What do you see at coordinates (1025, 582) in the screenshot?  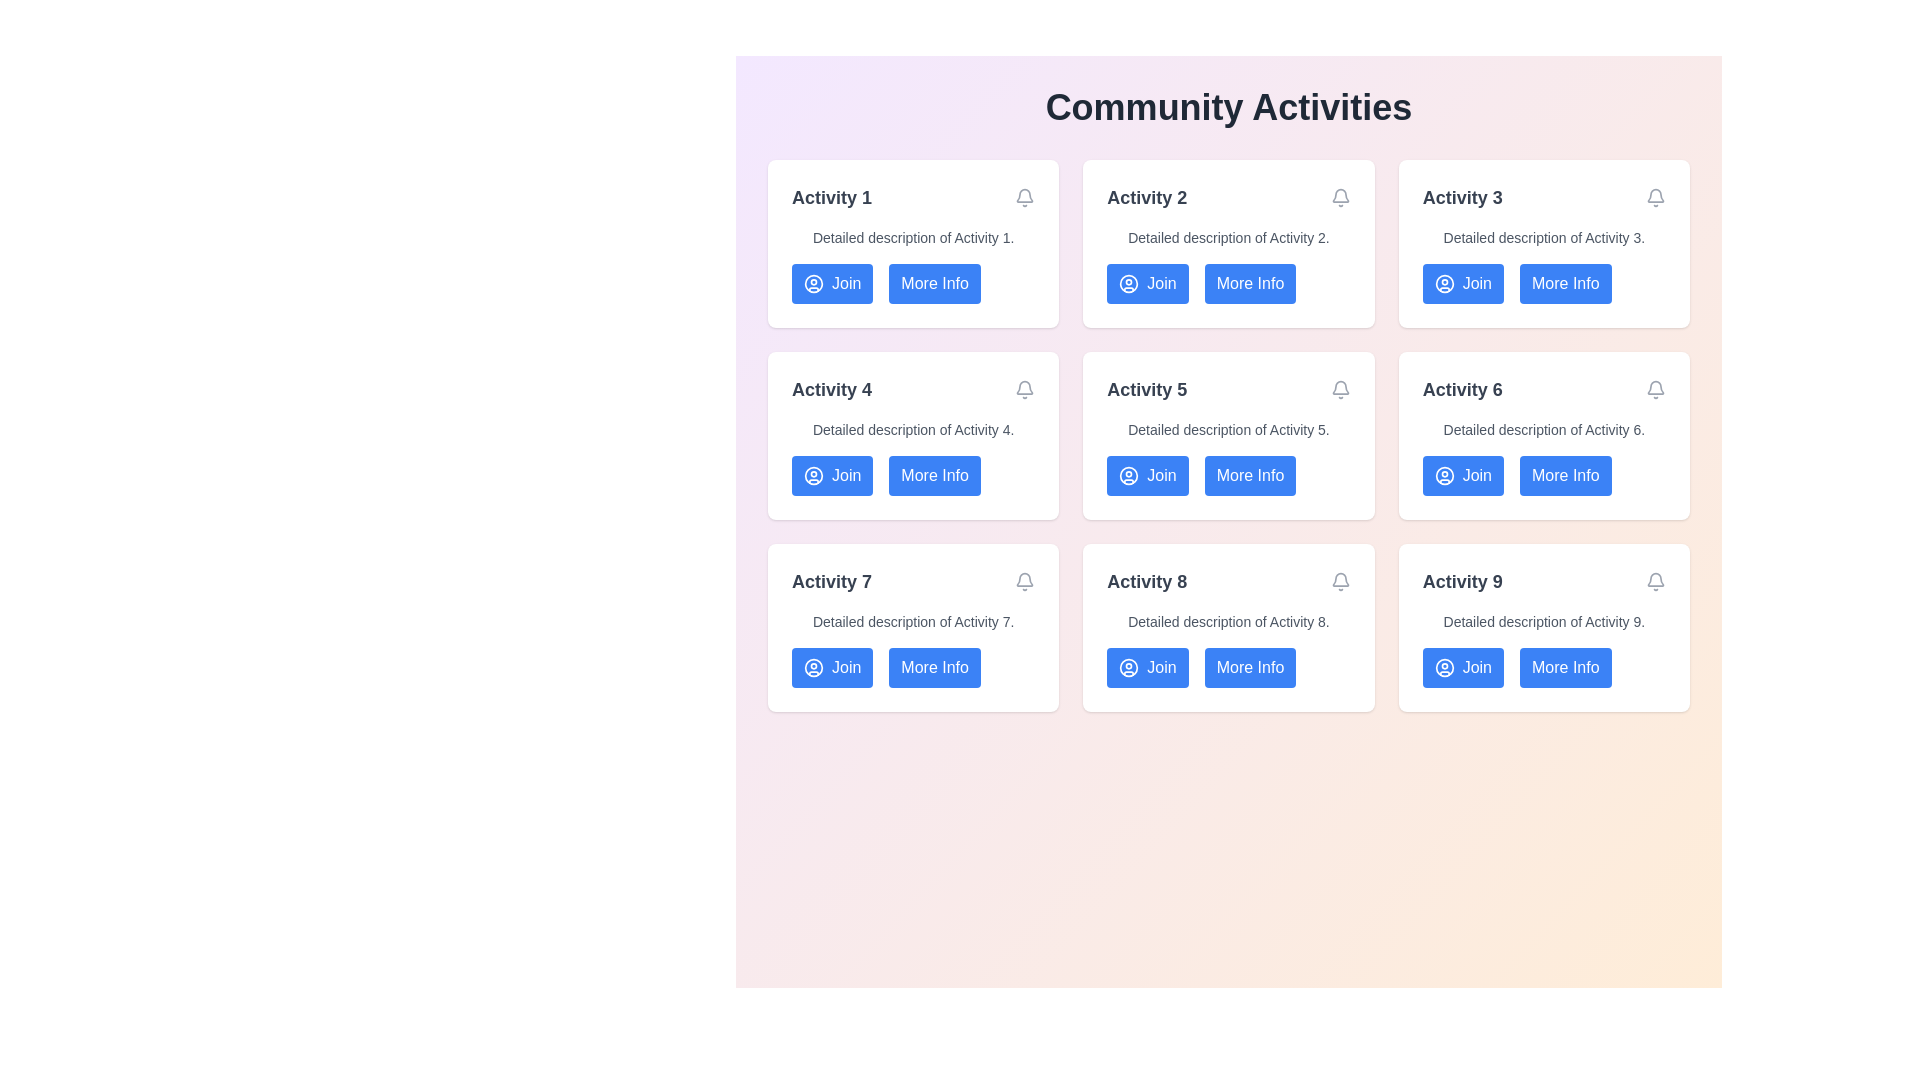 I see `the bell icon located at the top right corner of the 'Activity 7' card` at bounding box center [1025, 582].